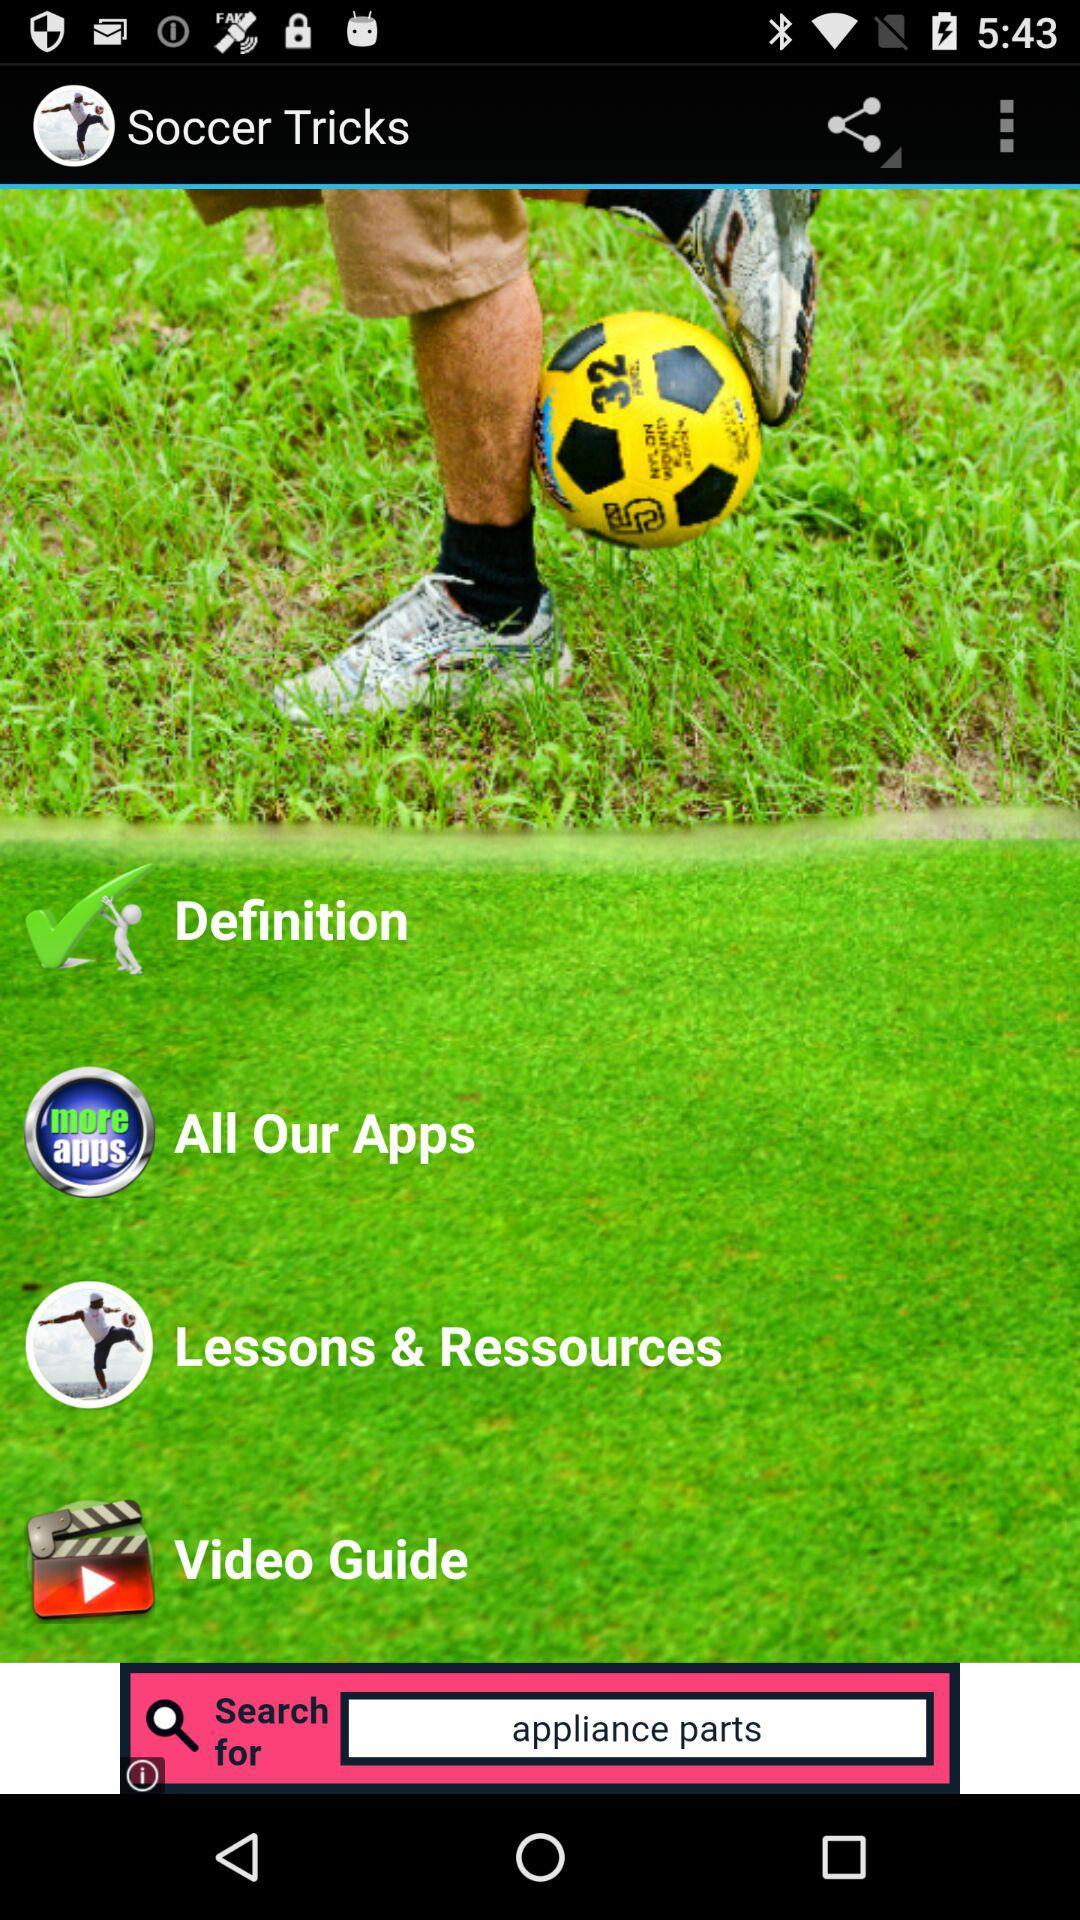 The width and height of the screenshot is (1080, 1920). What do you see at coordinates (613, 1131) in the screenshot?
I see `the all our apps app` at bounding box center [613, 1131].